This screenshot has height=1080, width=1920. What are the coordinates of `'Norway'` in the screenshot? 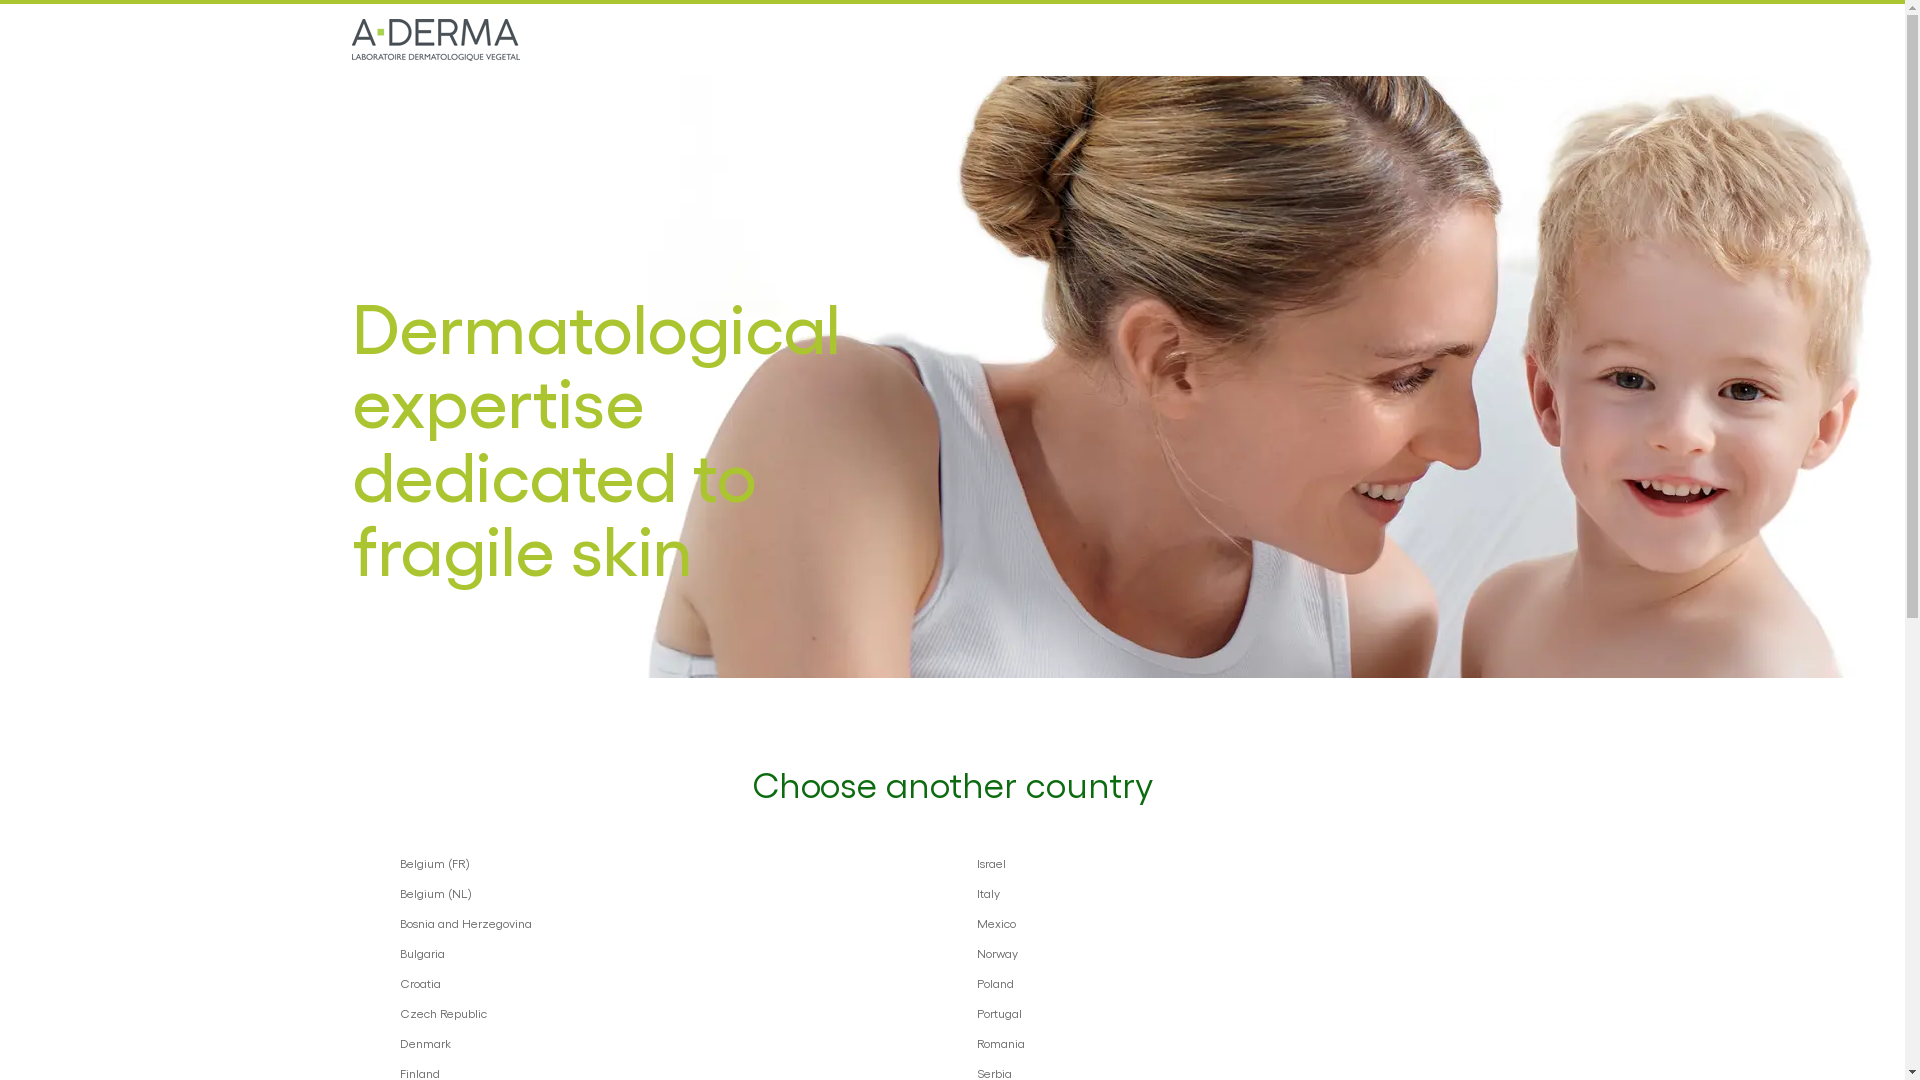 It's located at (1239, 951).